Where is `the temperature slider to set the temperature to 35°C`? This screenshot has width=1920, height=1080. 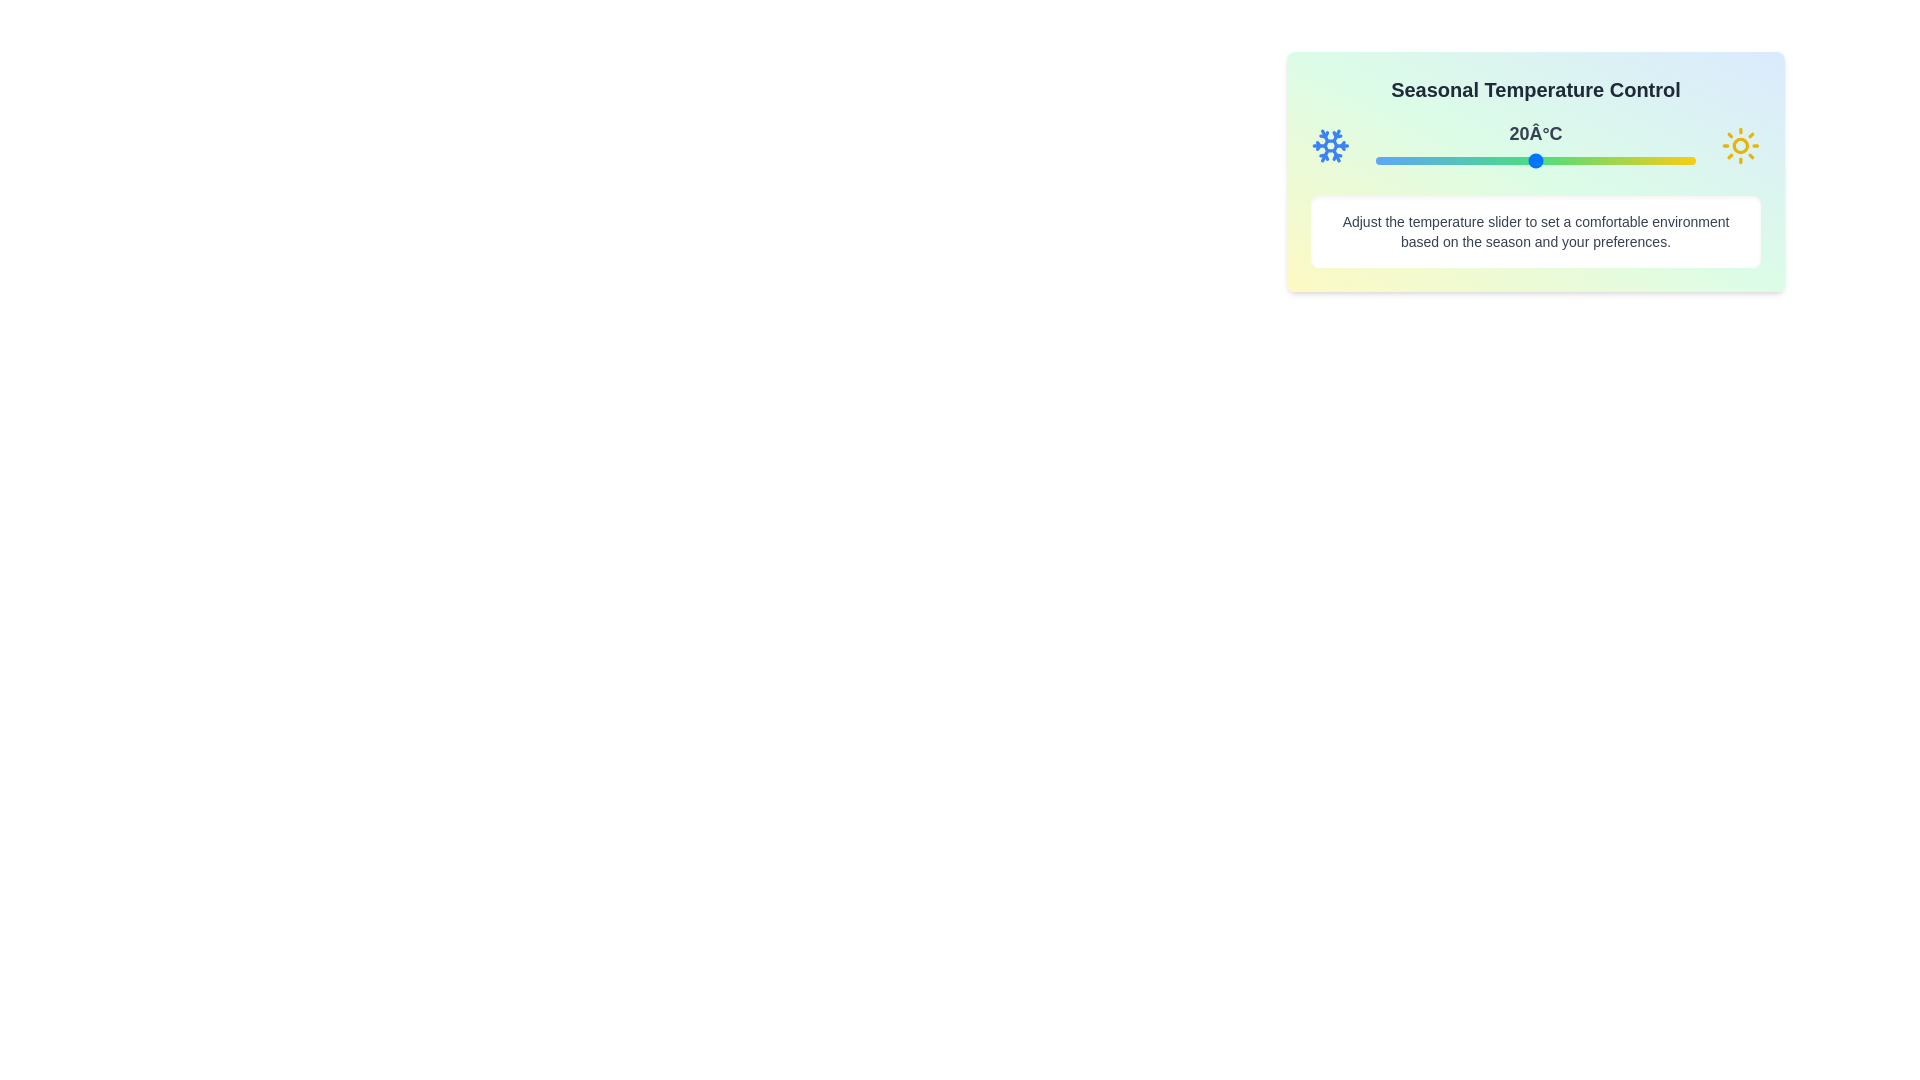 the temperature slider to set the temperature to 35°C is located at coordinates (1616, 160).